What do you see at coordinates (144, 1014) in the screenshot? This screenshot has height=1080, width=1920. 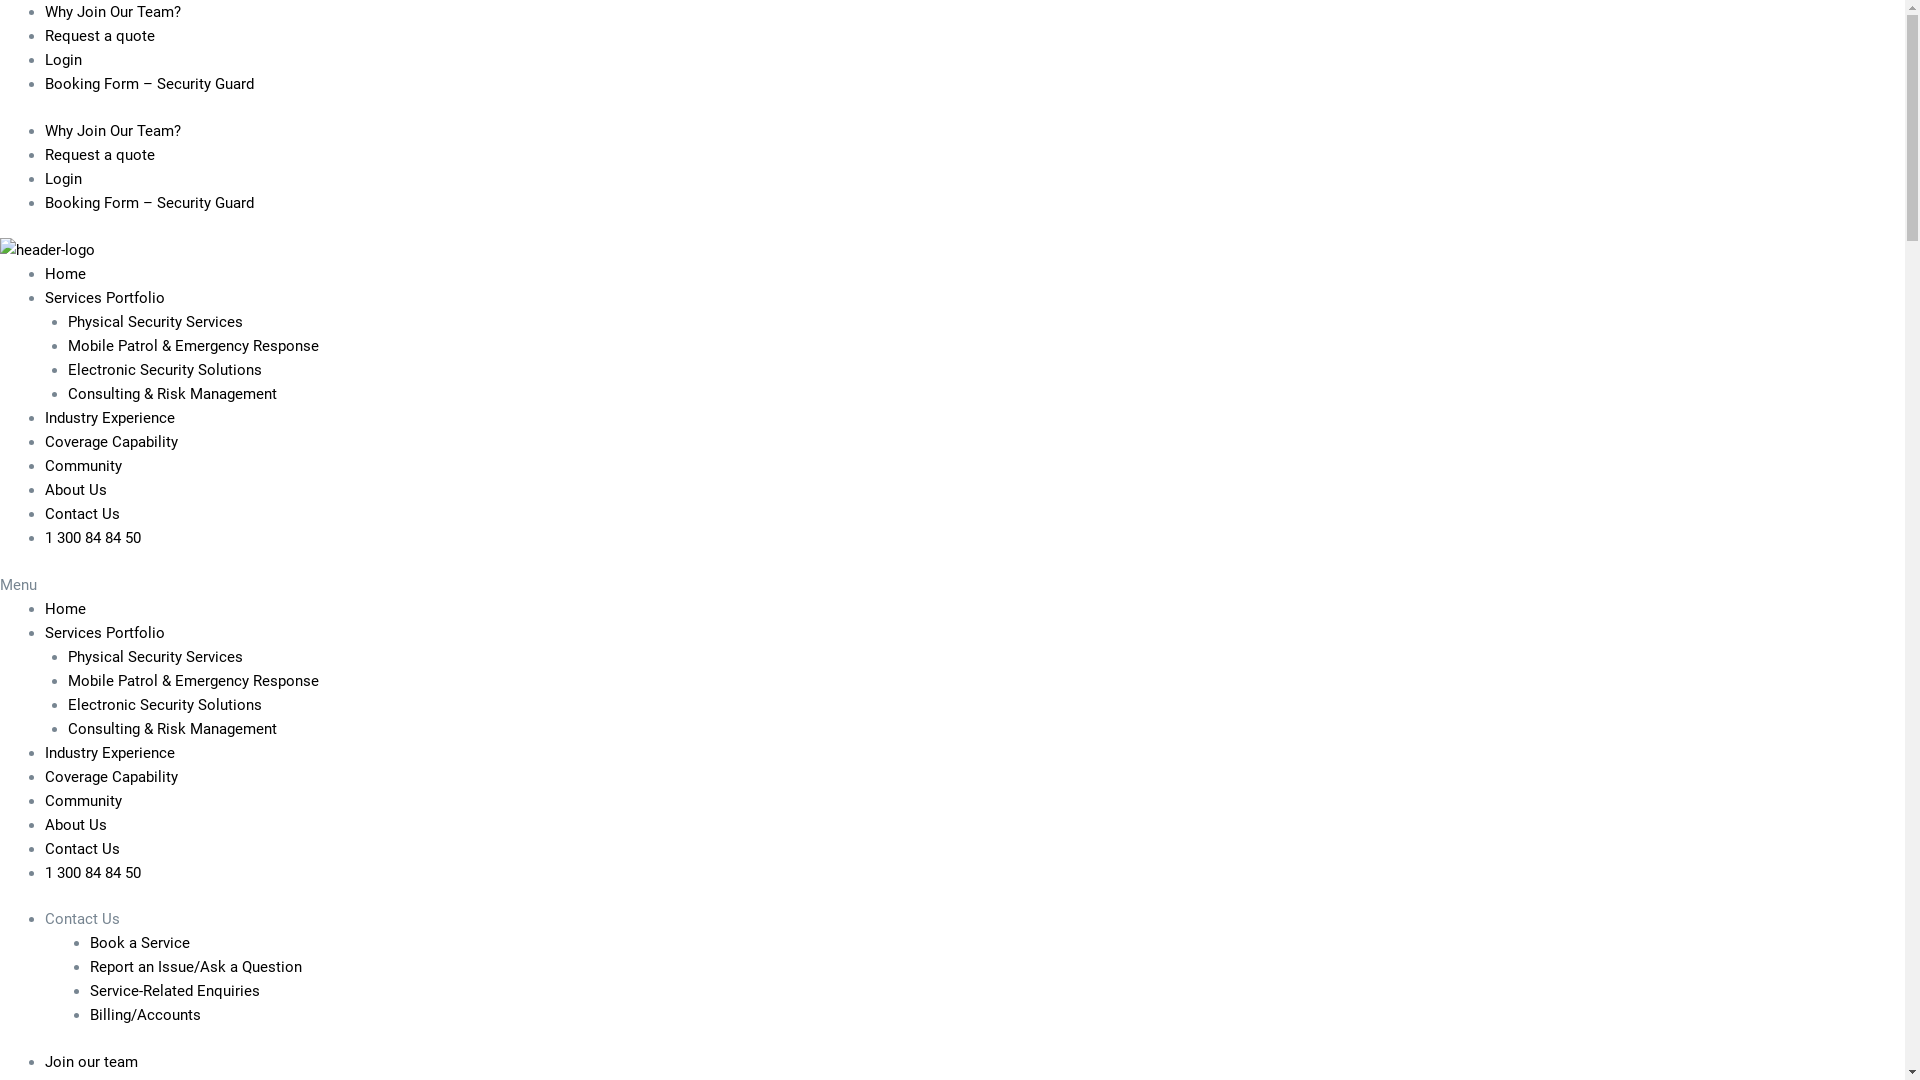 I see `'Billing/Accounts'` at bounding box center [144, 1014].